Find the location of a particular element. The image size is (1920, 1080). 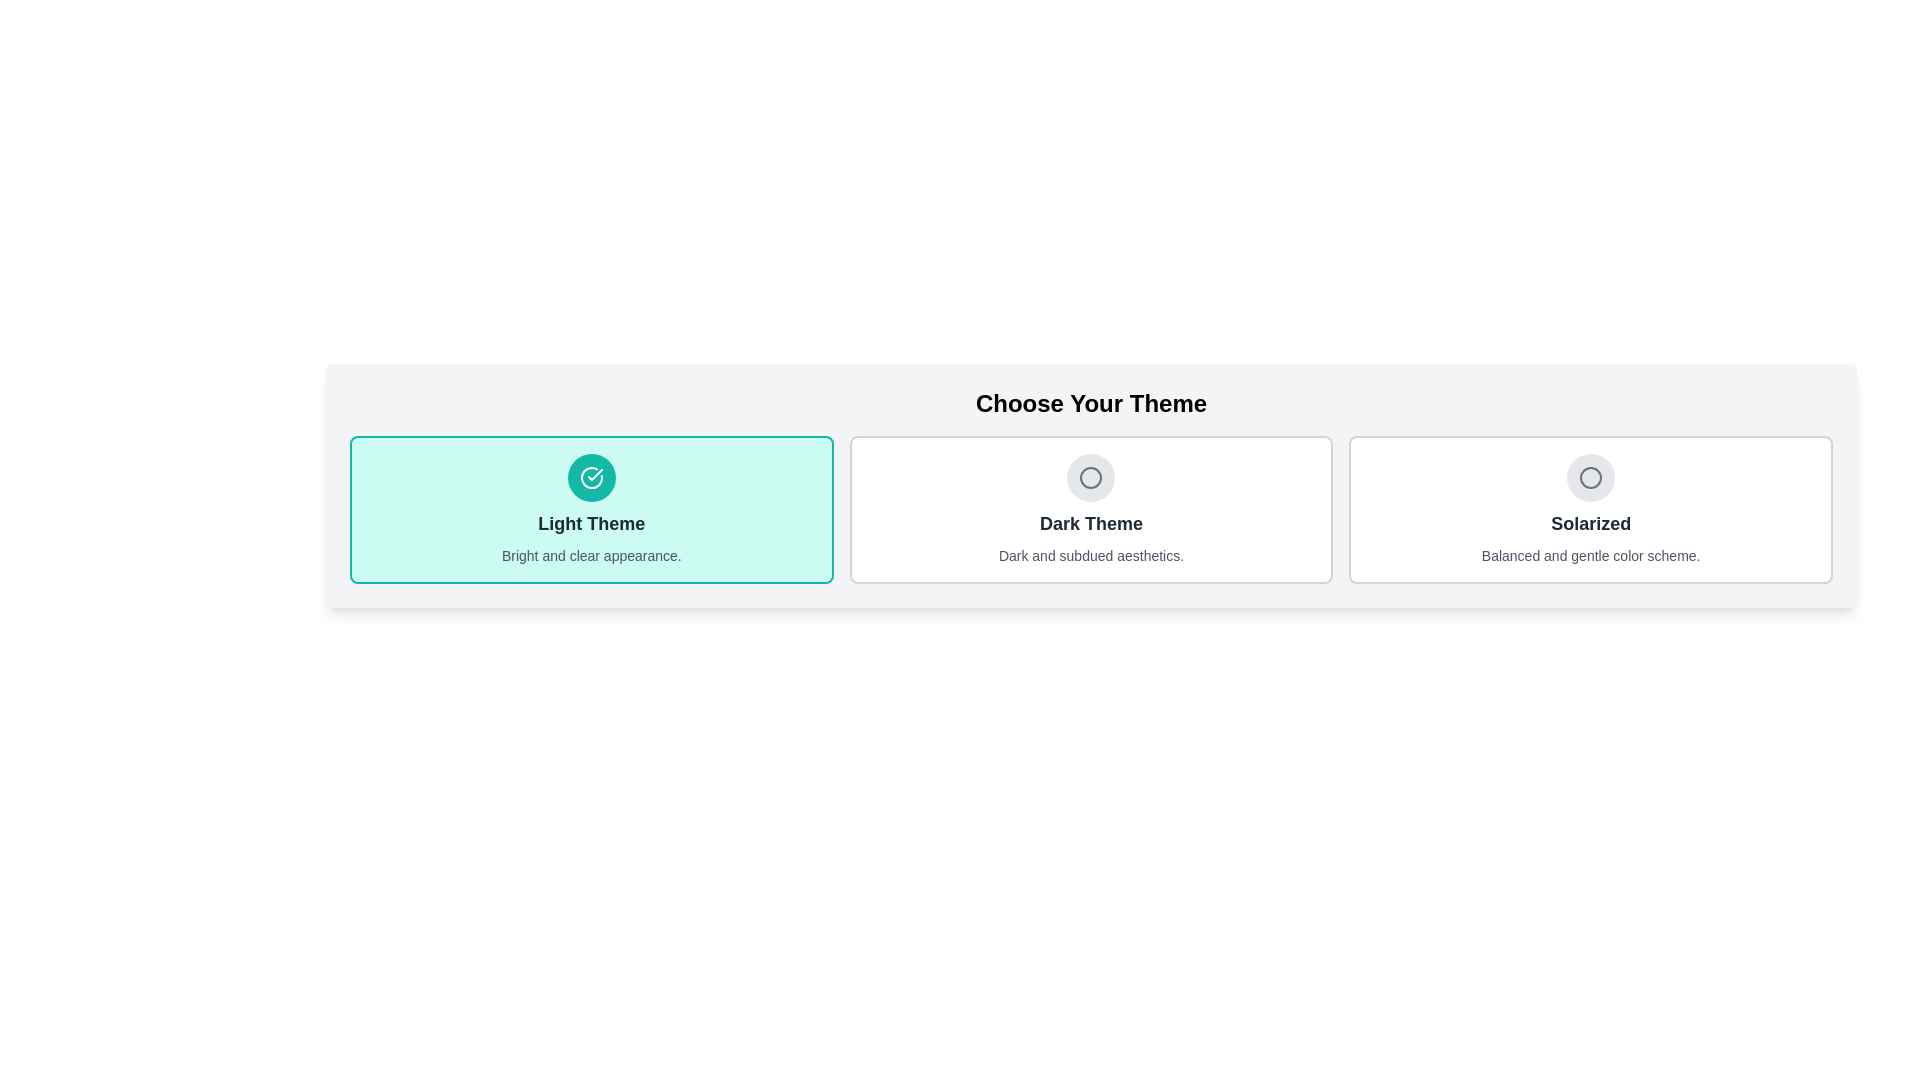

text label component displaying 'Solarized' in dark gray font, positioned below a circular icon and above the descriptive text segment is located at coordinates (1590, 523).